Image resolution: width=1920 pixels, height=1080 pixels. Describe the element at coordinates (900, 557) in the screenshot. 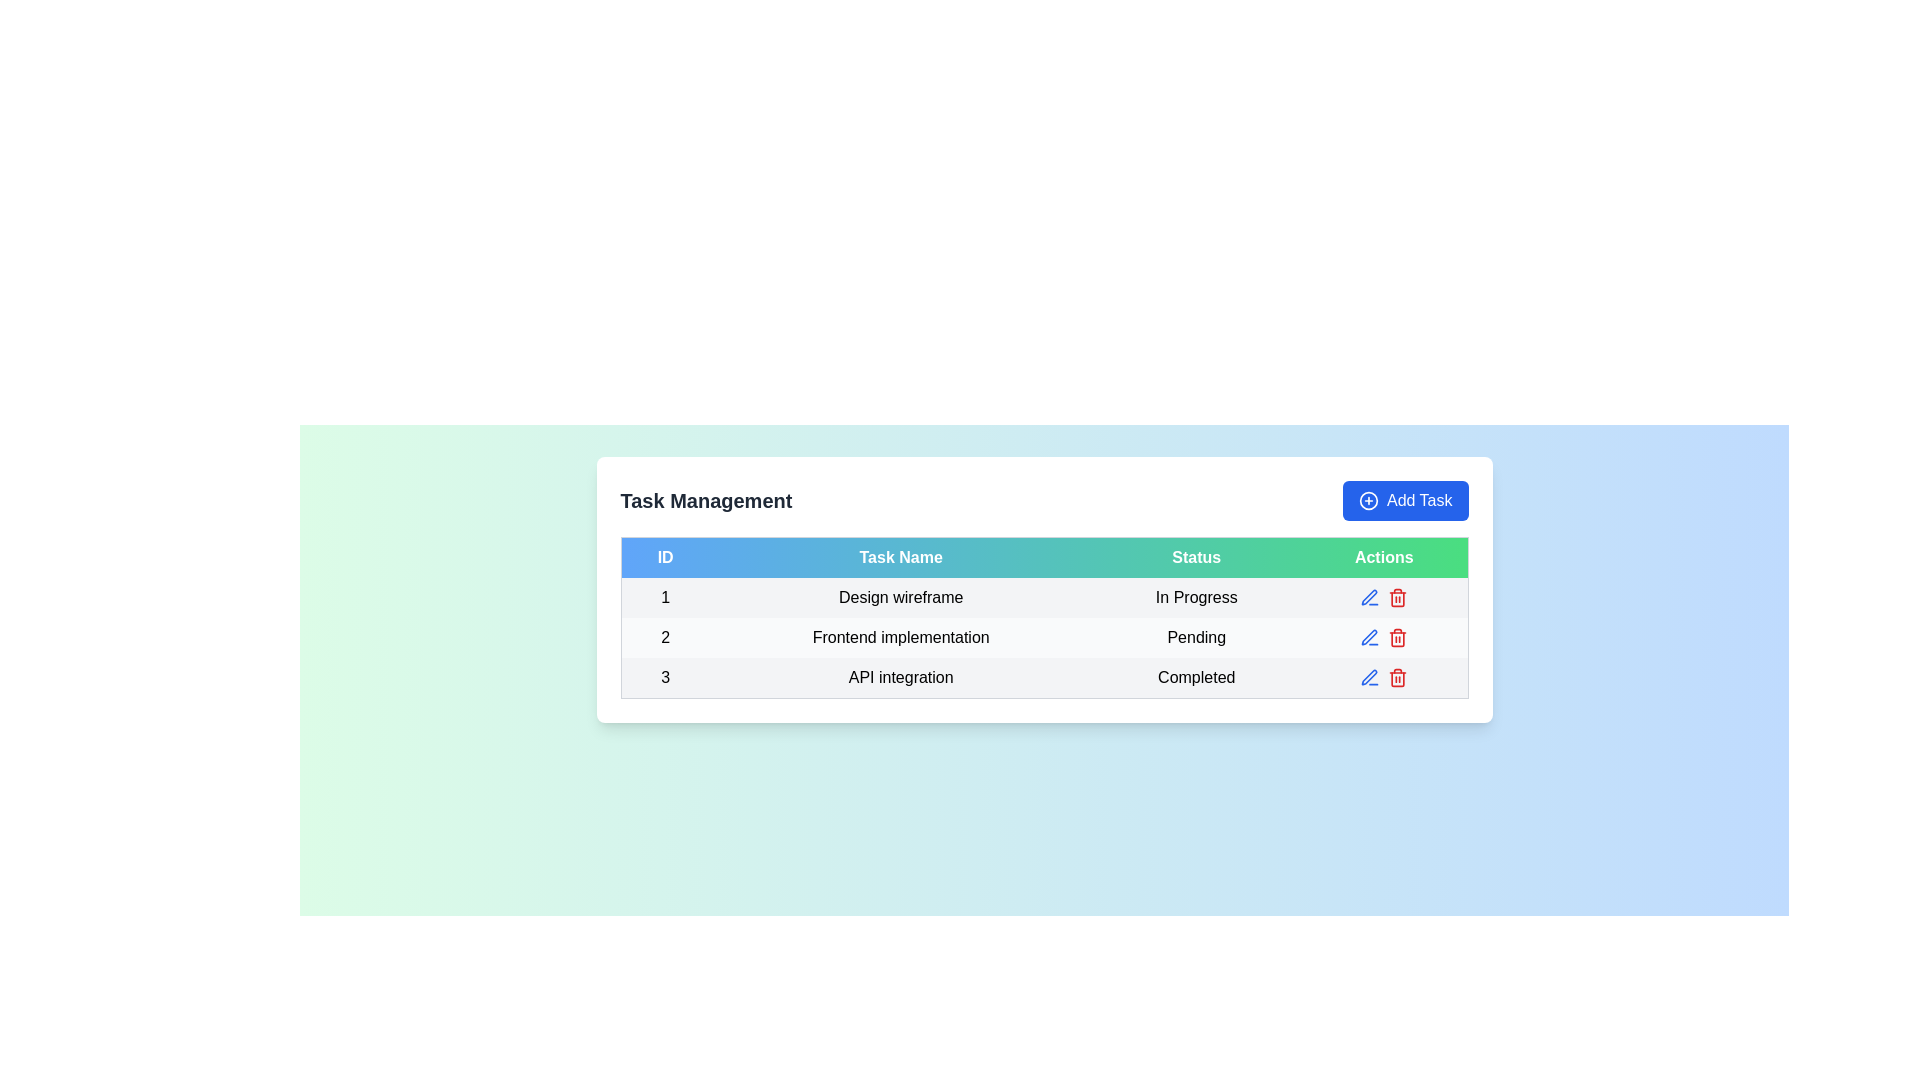

I see `the 'Task Name' header label in the table, which is located in the second position of the header row, between 'ID' and 'Status'` at that location.